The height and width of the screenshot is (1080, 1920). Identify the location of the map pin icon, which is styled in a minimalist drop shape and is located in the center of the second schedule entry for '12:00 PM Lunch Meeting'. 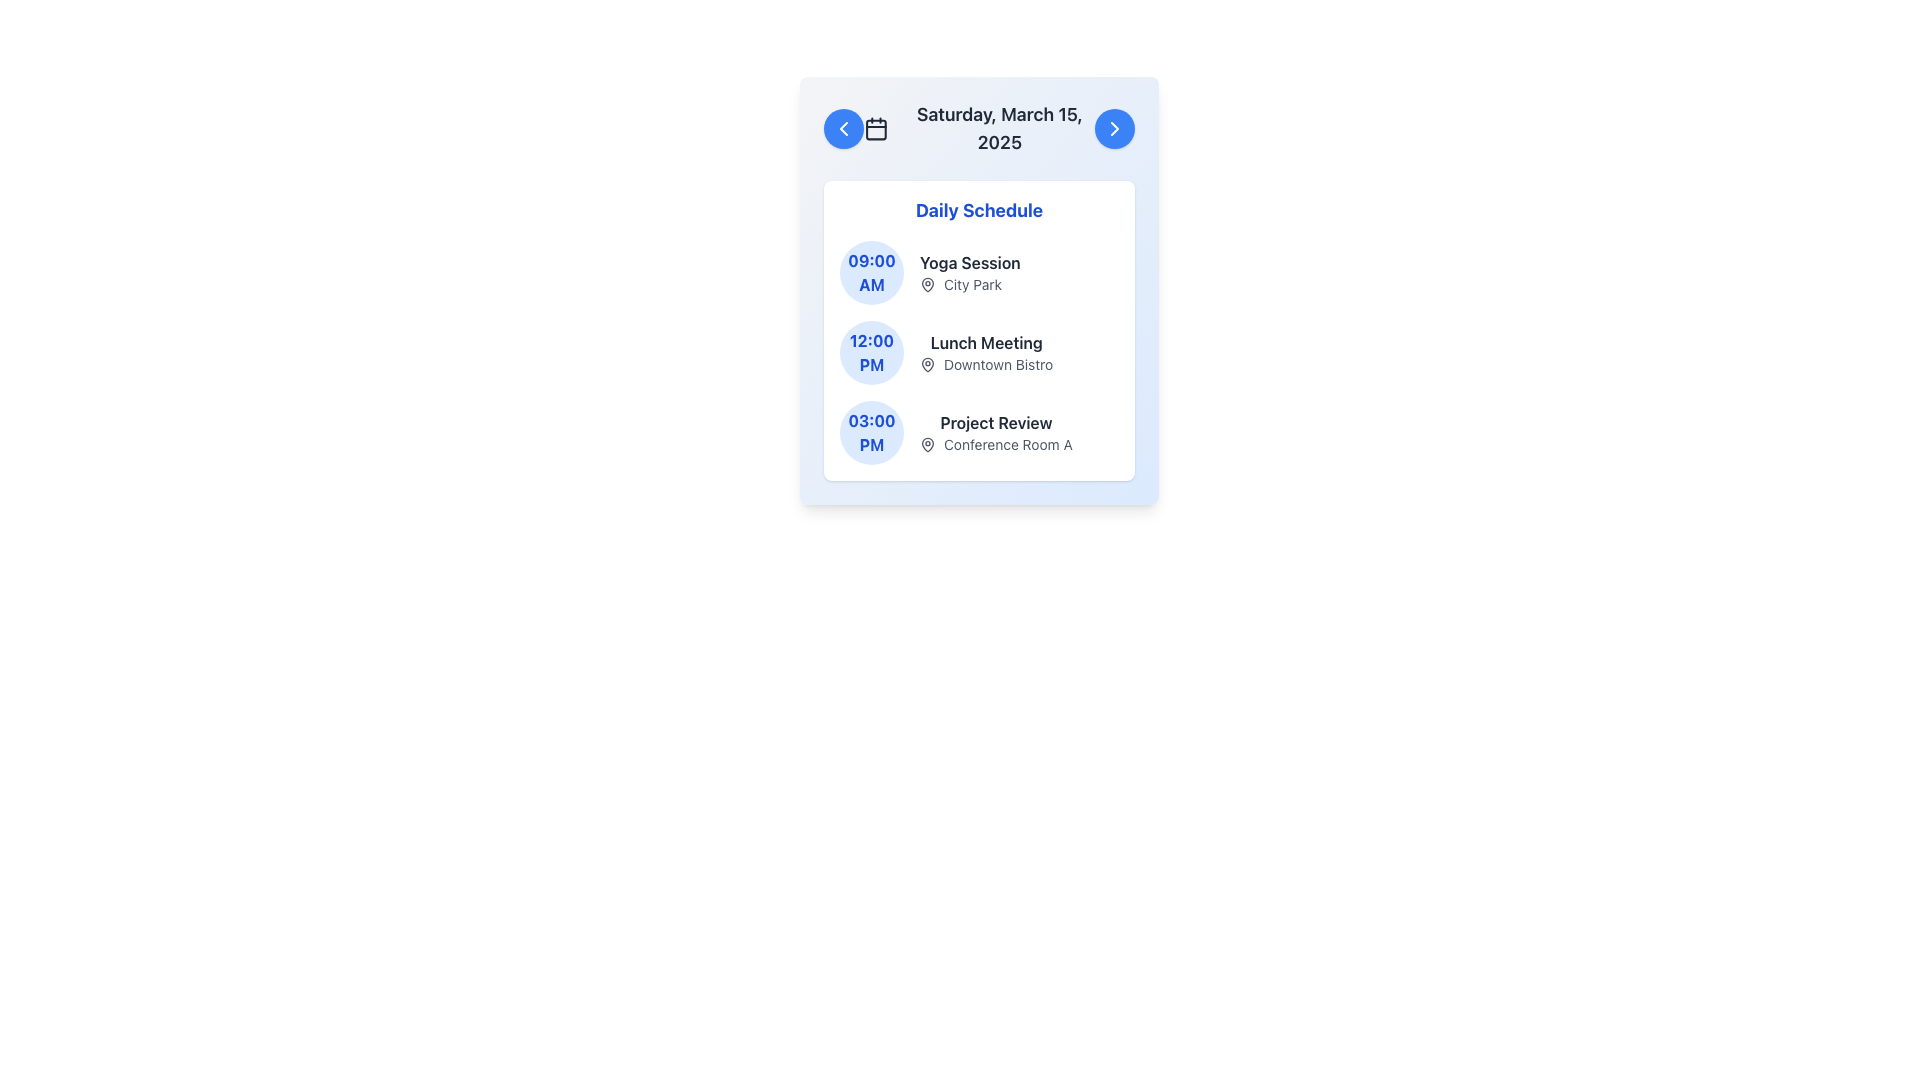
(926, 363).